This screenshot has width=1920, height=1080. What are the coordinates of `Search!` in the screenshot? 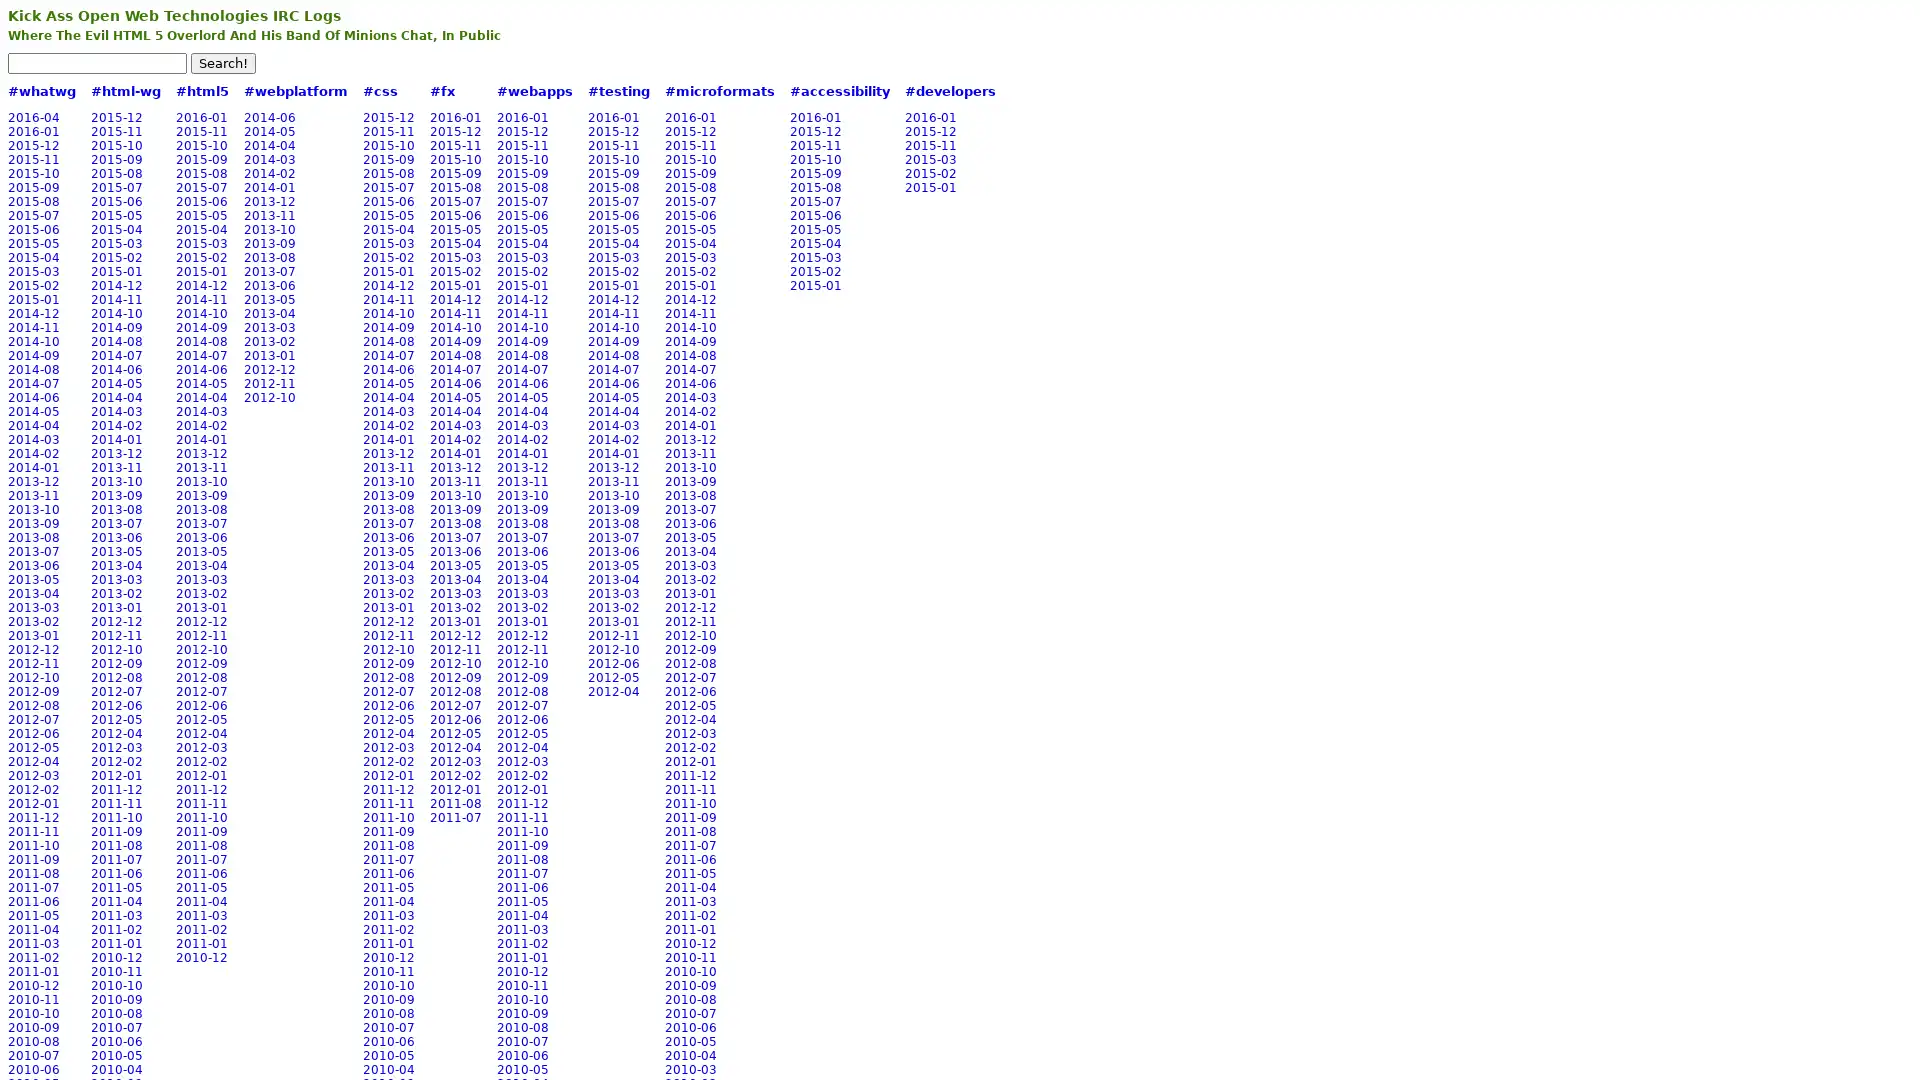 It's located at (223, 62).